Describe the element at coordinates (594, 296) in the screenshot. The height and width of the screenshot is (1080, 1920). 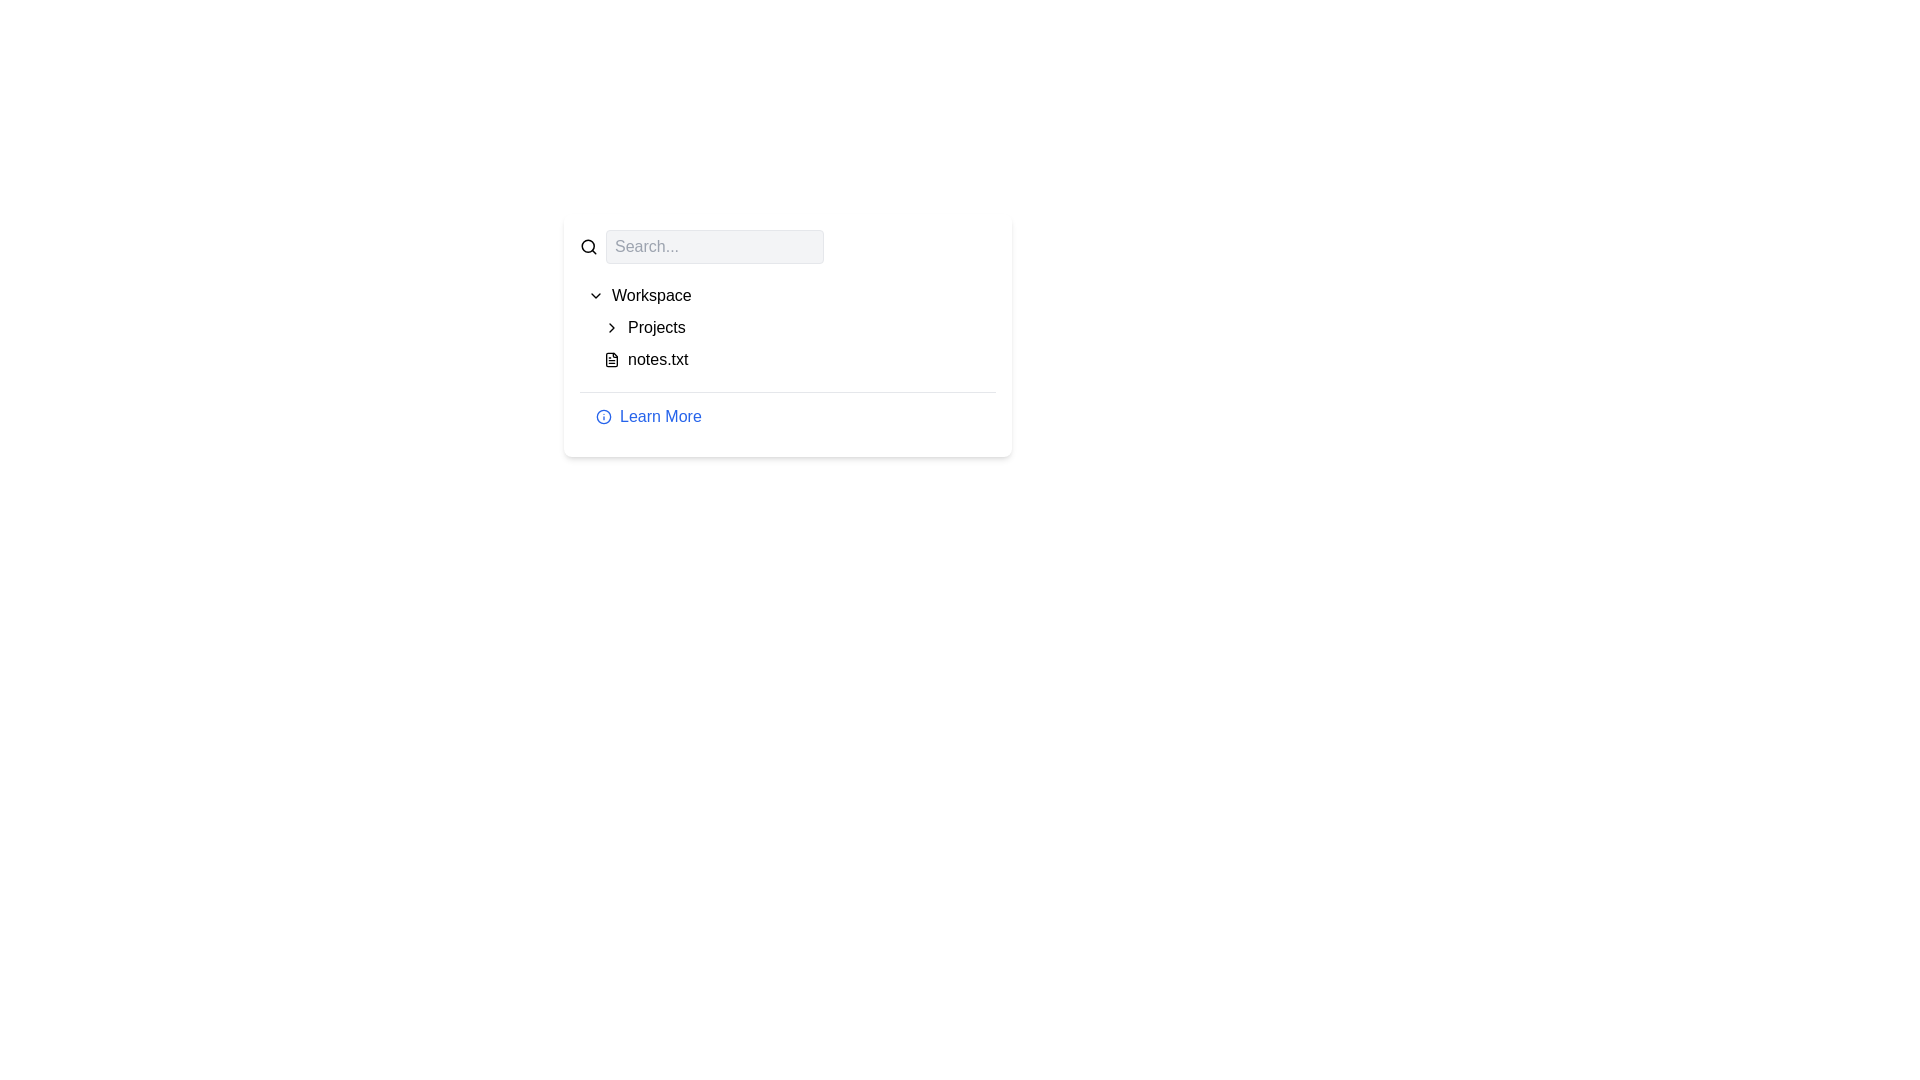
I see `the small downward-facing chevron icon located to the left of the 'Workspace' text` at that location.